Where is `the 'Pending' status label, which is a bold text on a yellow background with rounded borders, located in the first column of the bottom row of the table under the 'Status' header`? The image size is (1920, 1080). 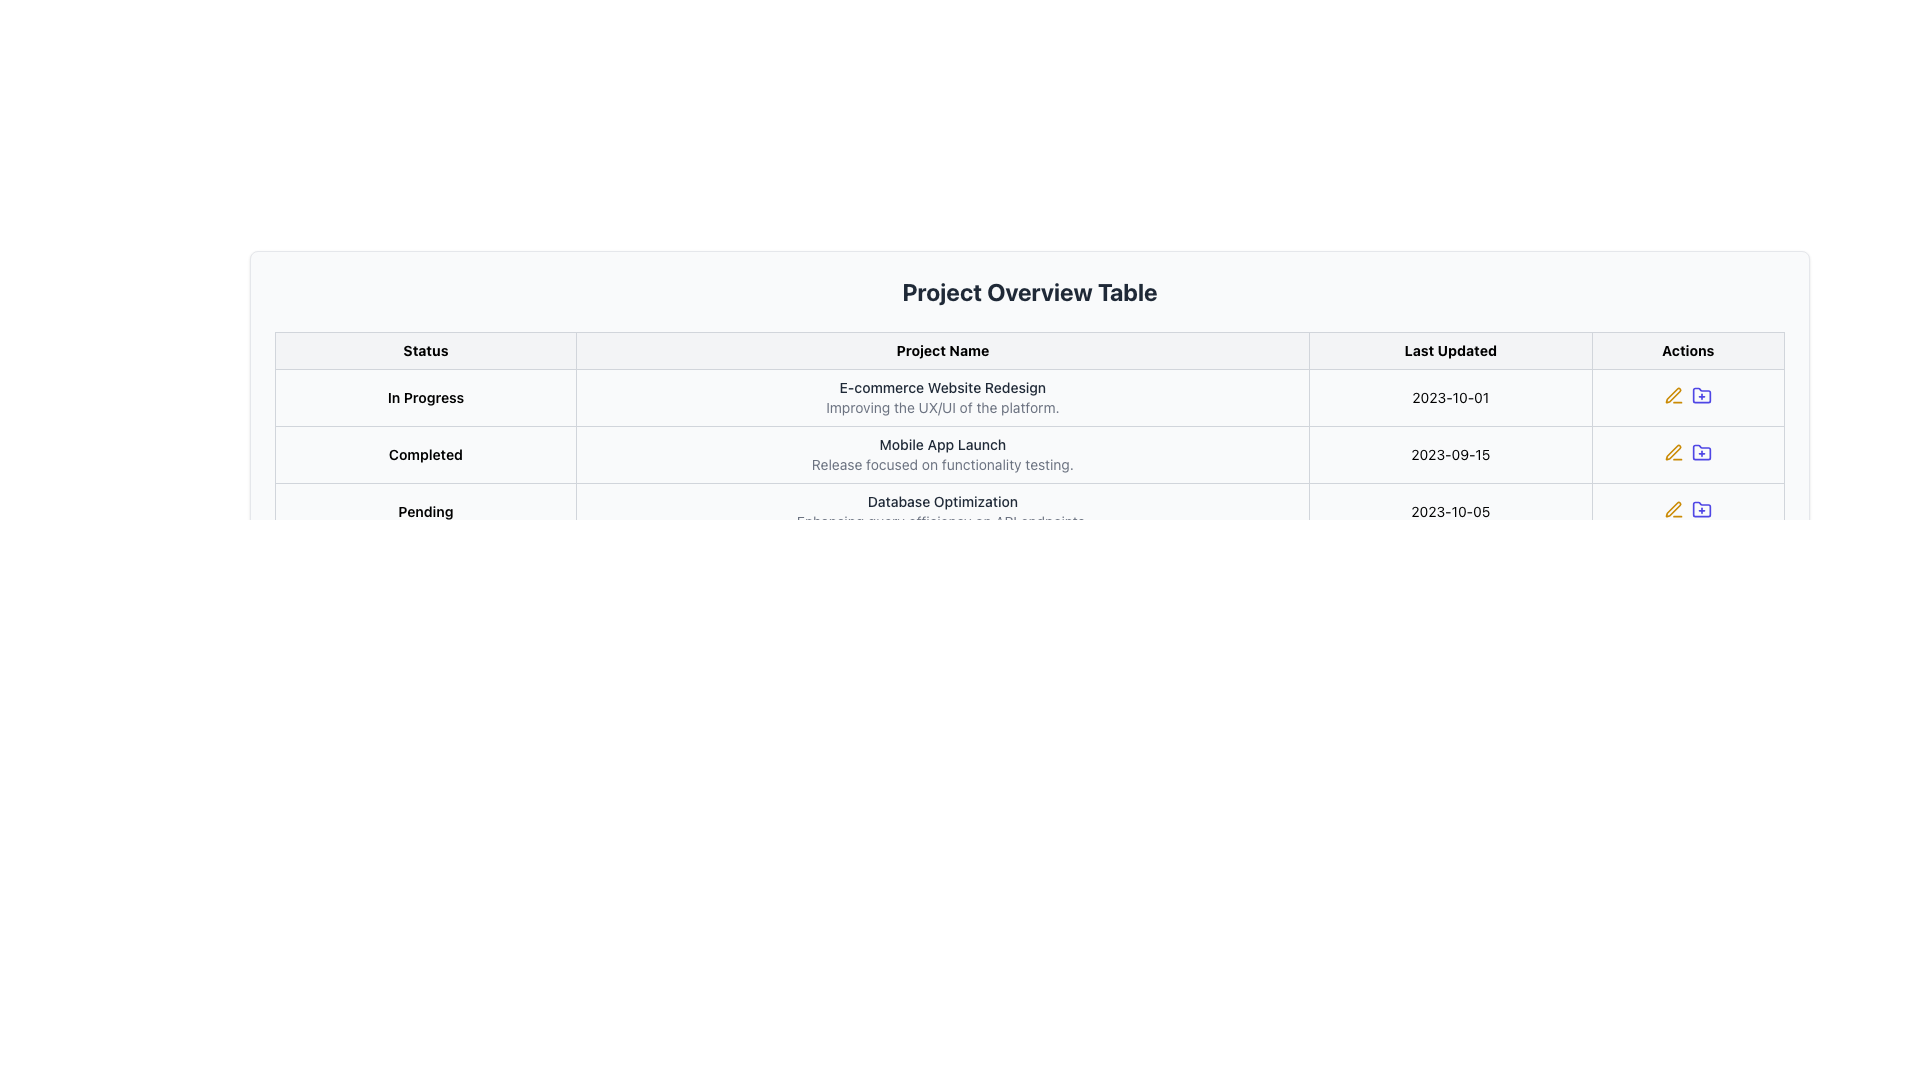 the 'Pending' status label, which is a bold text on a yellow background with rounded borders, located in the first column of the bottom row of the table under the 'Status' header is located at coordinates (424, 511).